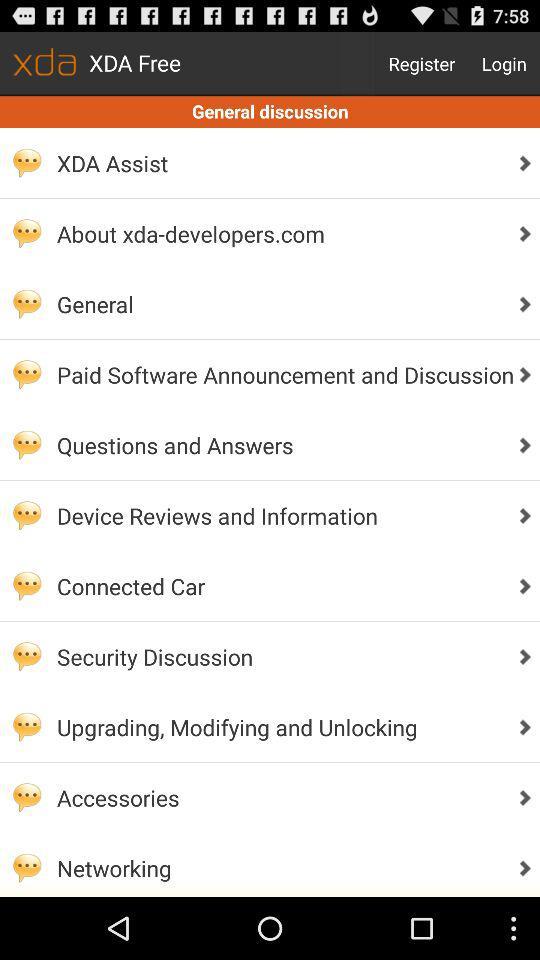  I want to click on icon to the left of login item, so click(421, 63).